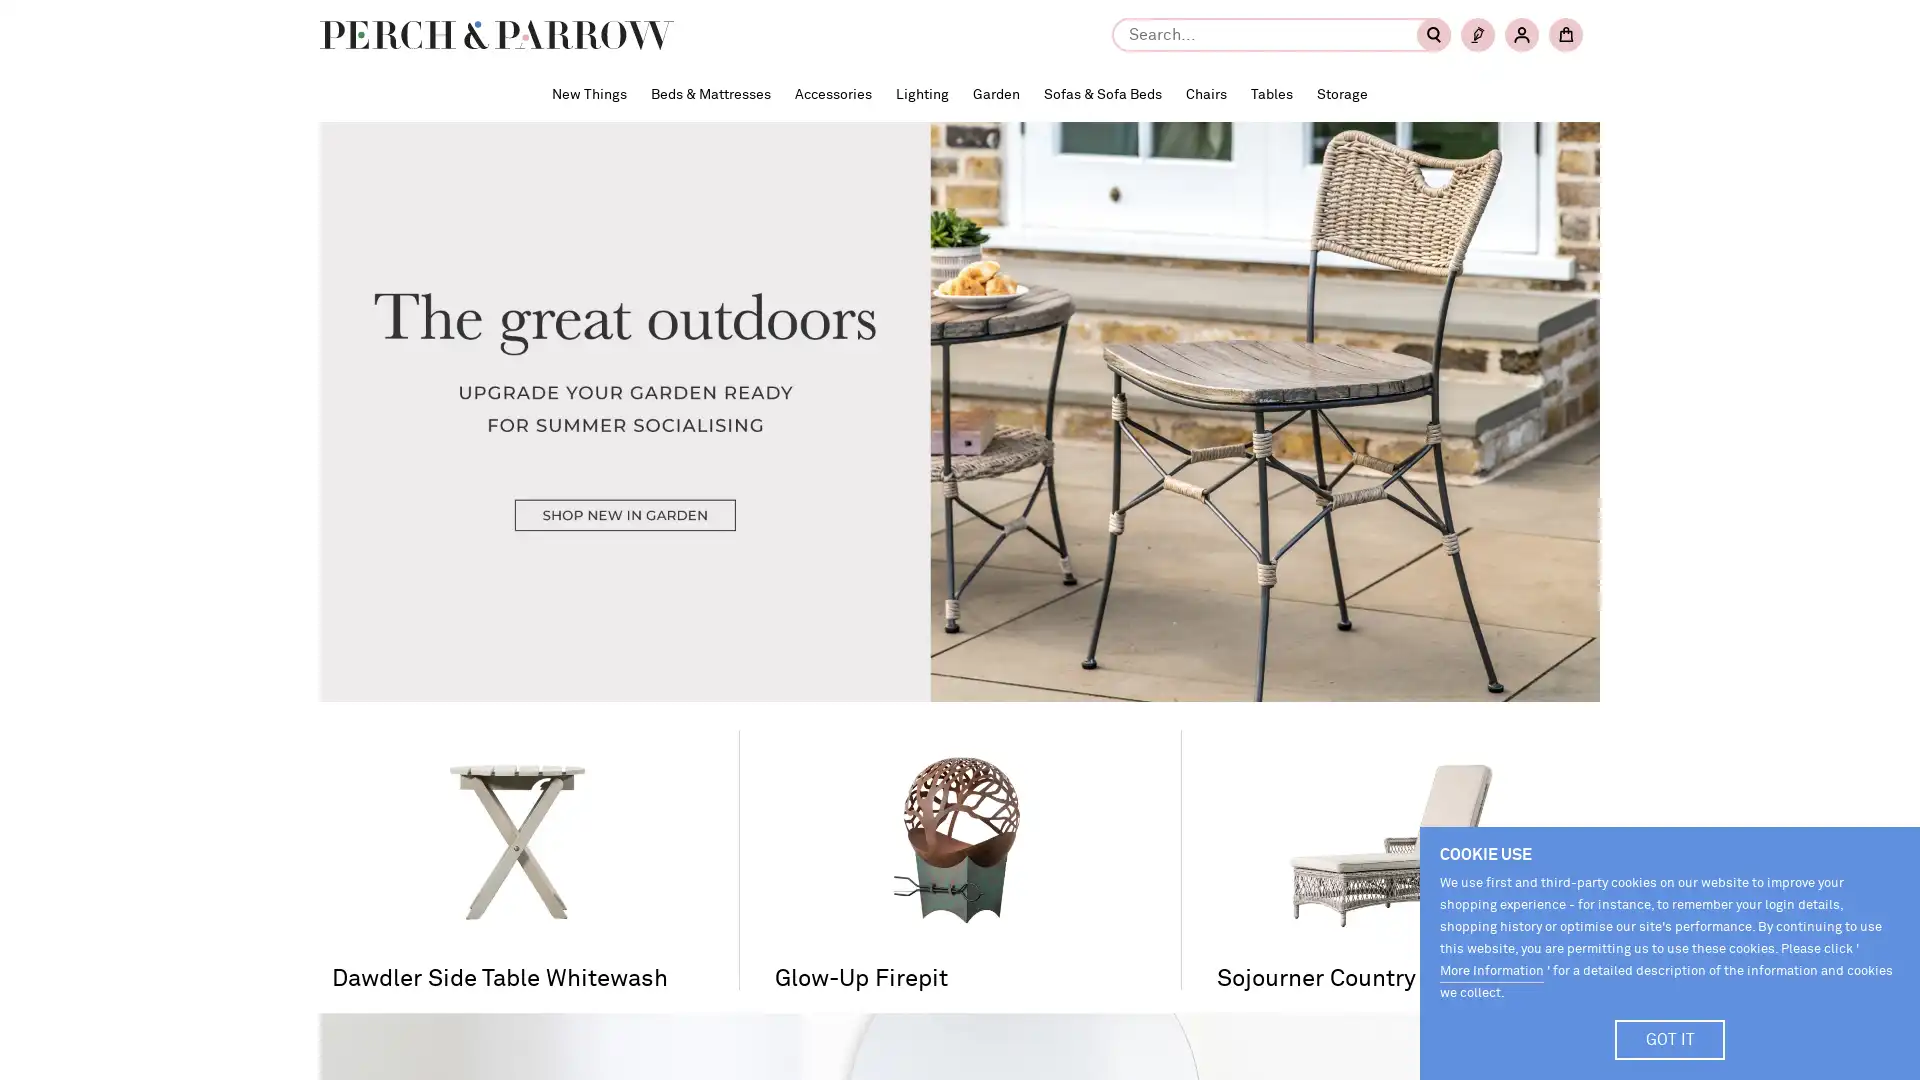  Describe the element at coordinates (365, 632) in the screenshot. I see `Previous` at that location.